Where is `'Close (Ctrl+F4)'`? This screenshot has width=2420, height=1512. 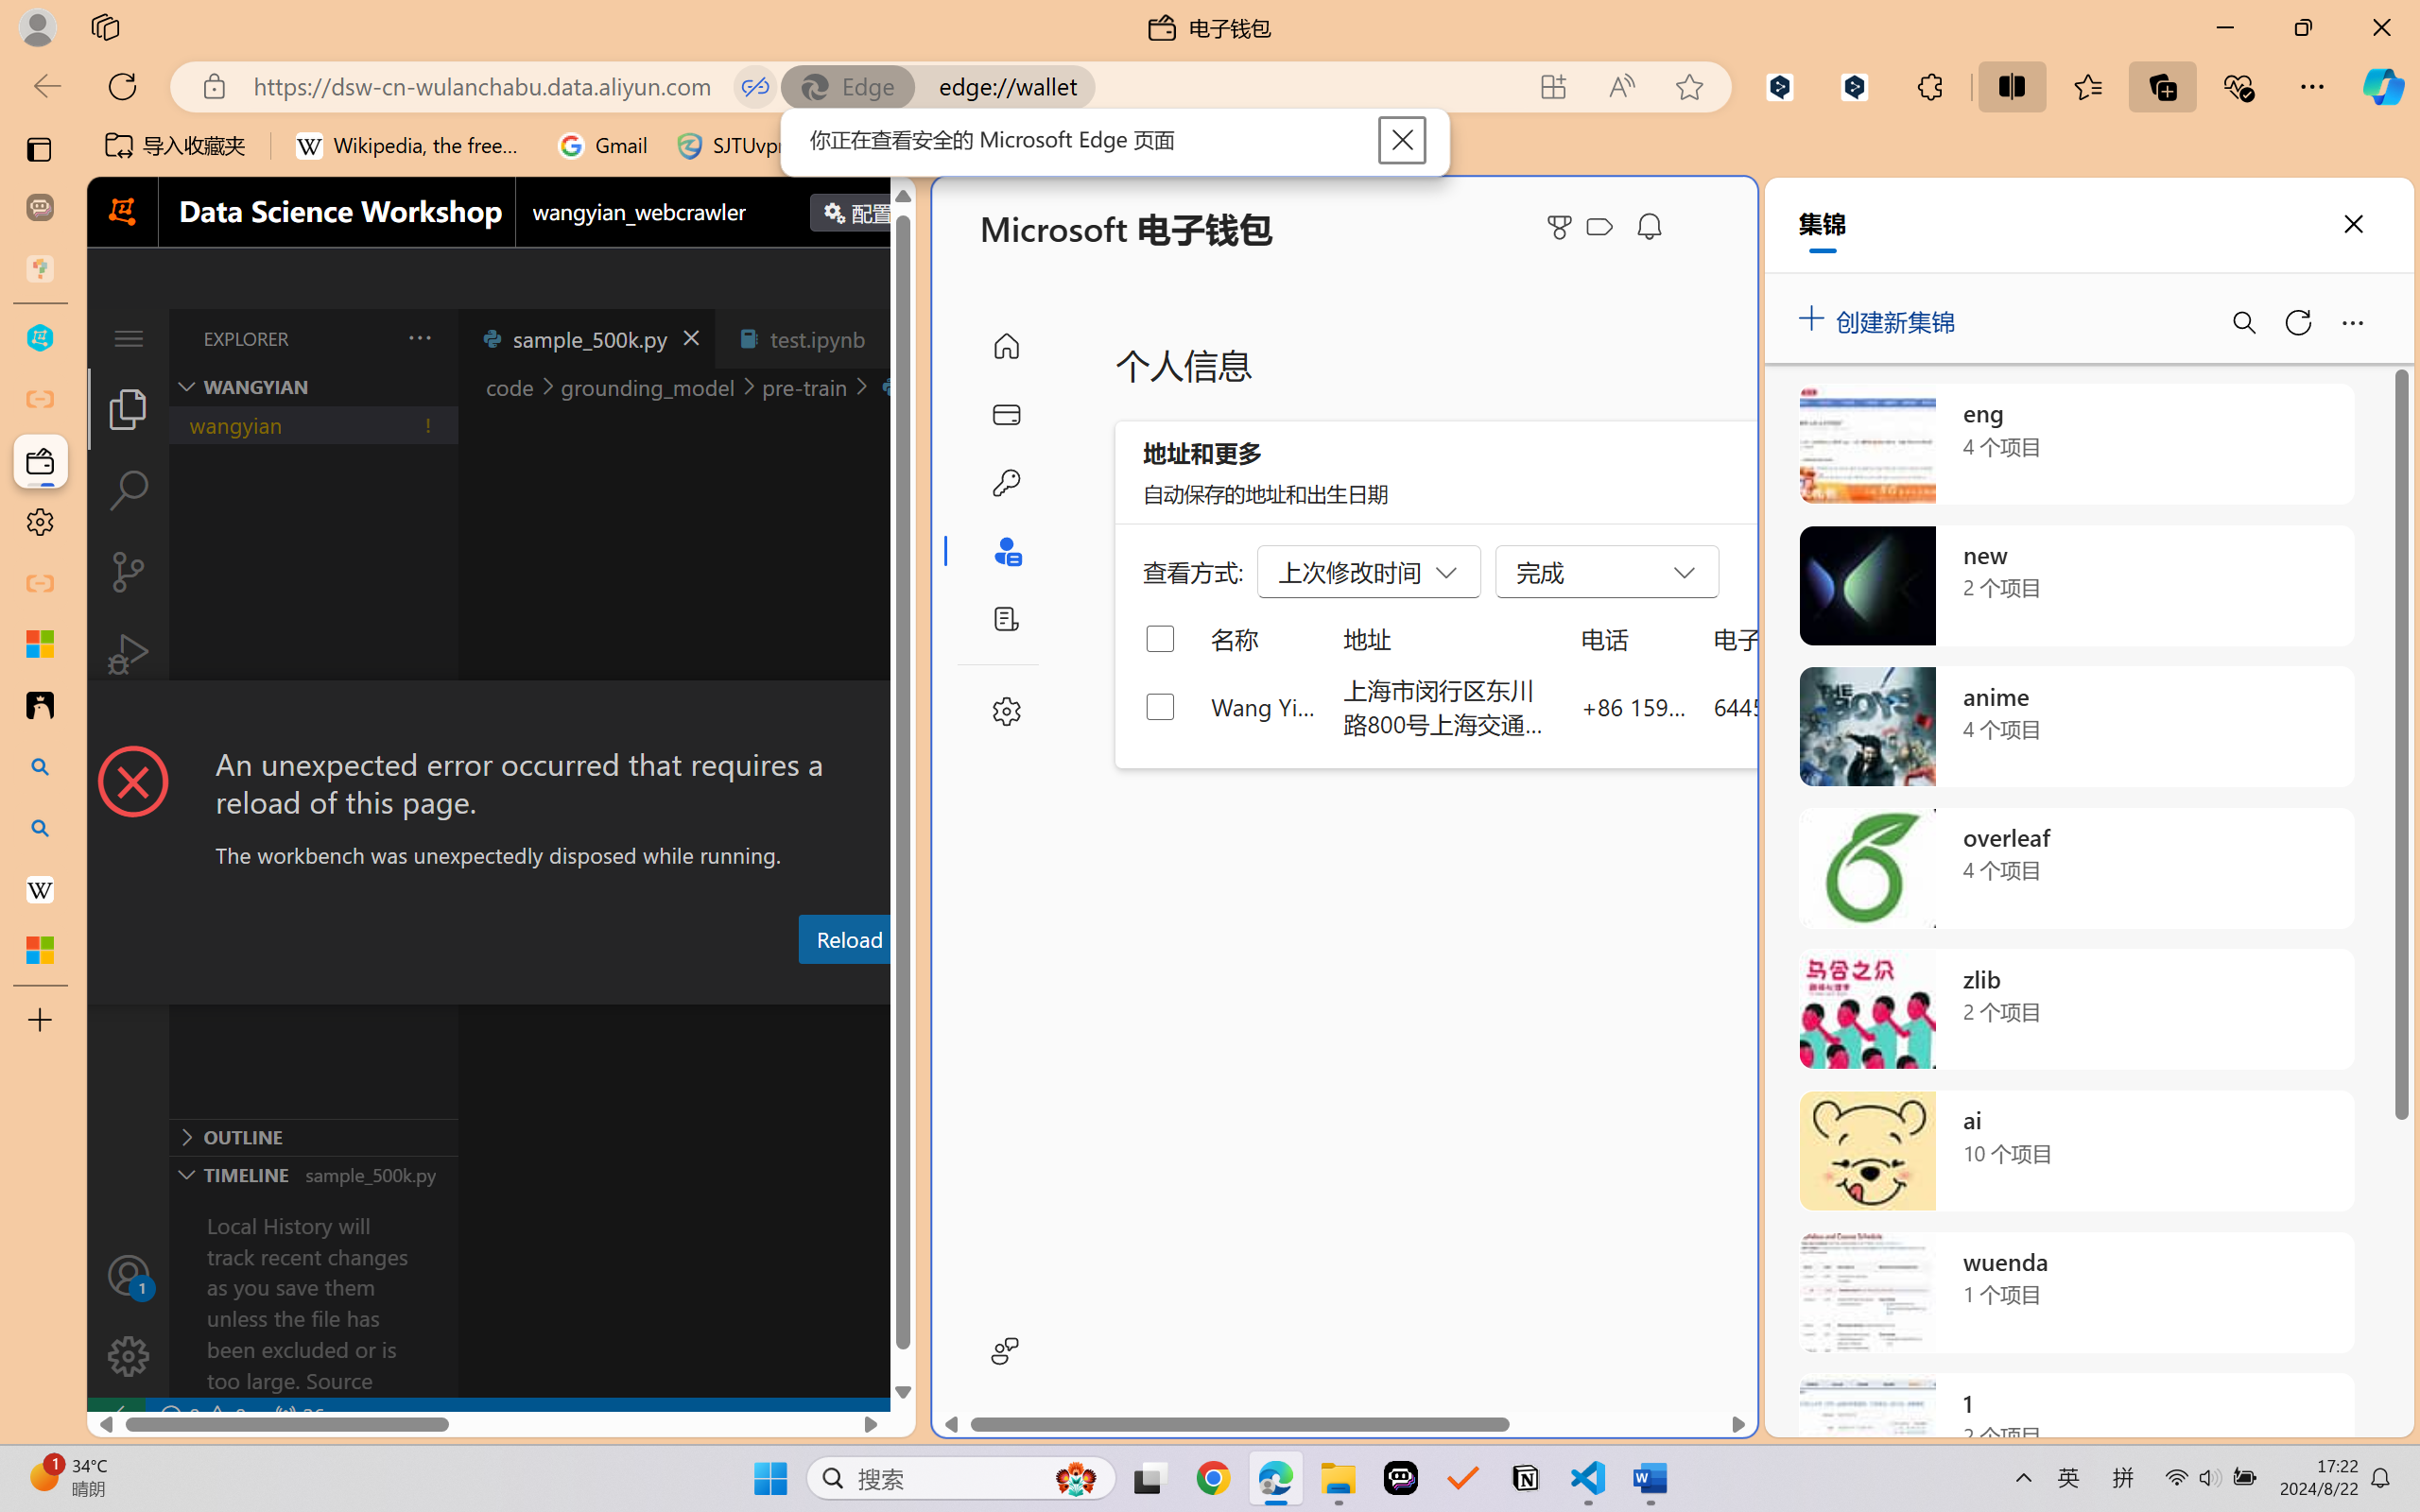
'Close (Ctrl+F4)' is located at coordinates (892, 337).